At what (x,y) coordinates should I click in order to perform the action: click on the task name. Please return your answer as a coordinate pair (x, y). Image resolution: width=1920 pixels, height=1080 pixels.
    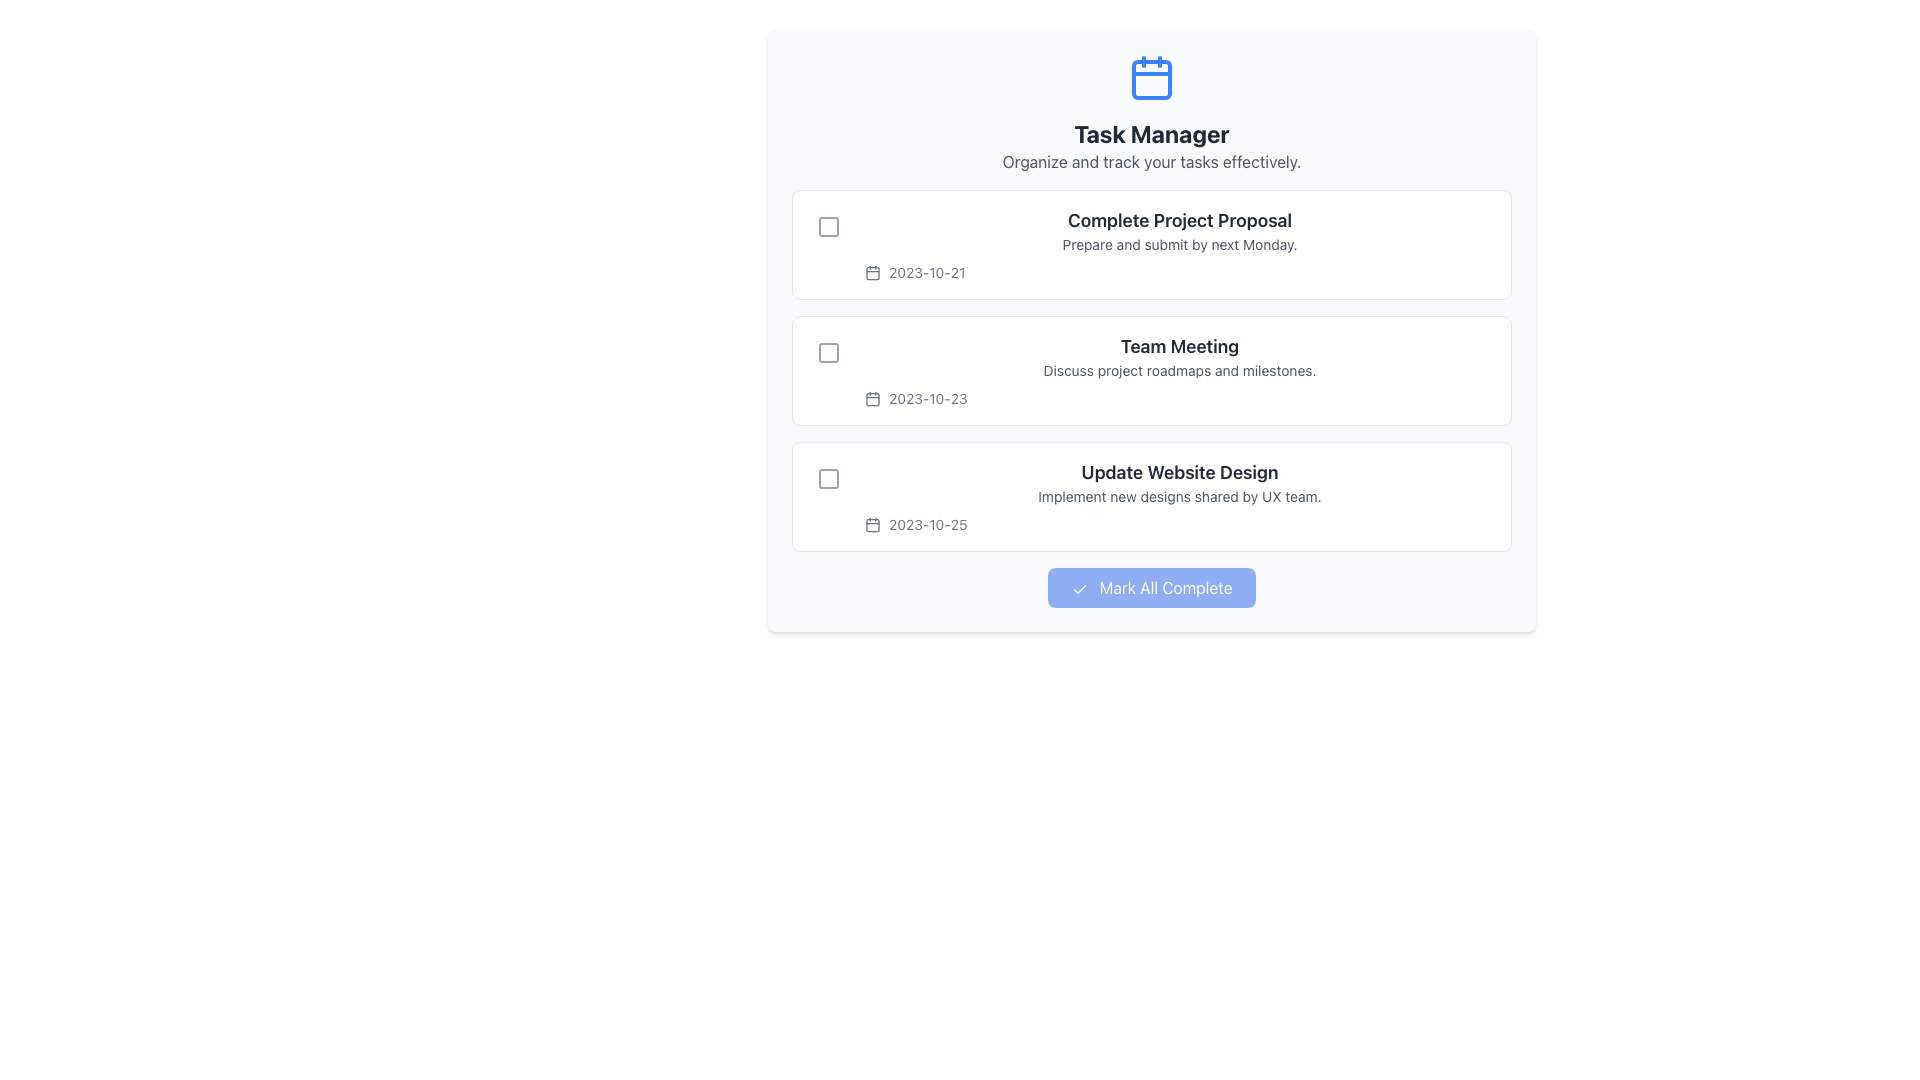
    Looking at the image, I should click on (1180, 220).